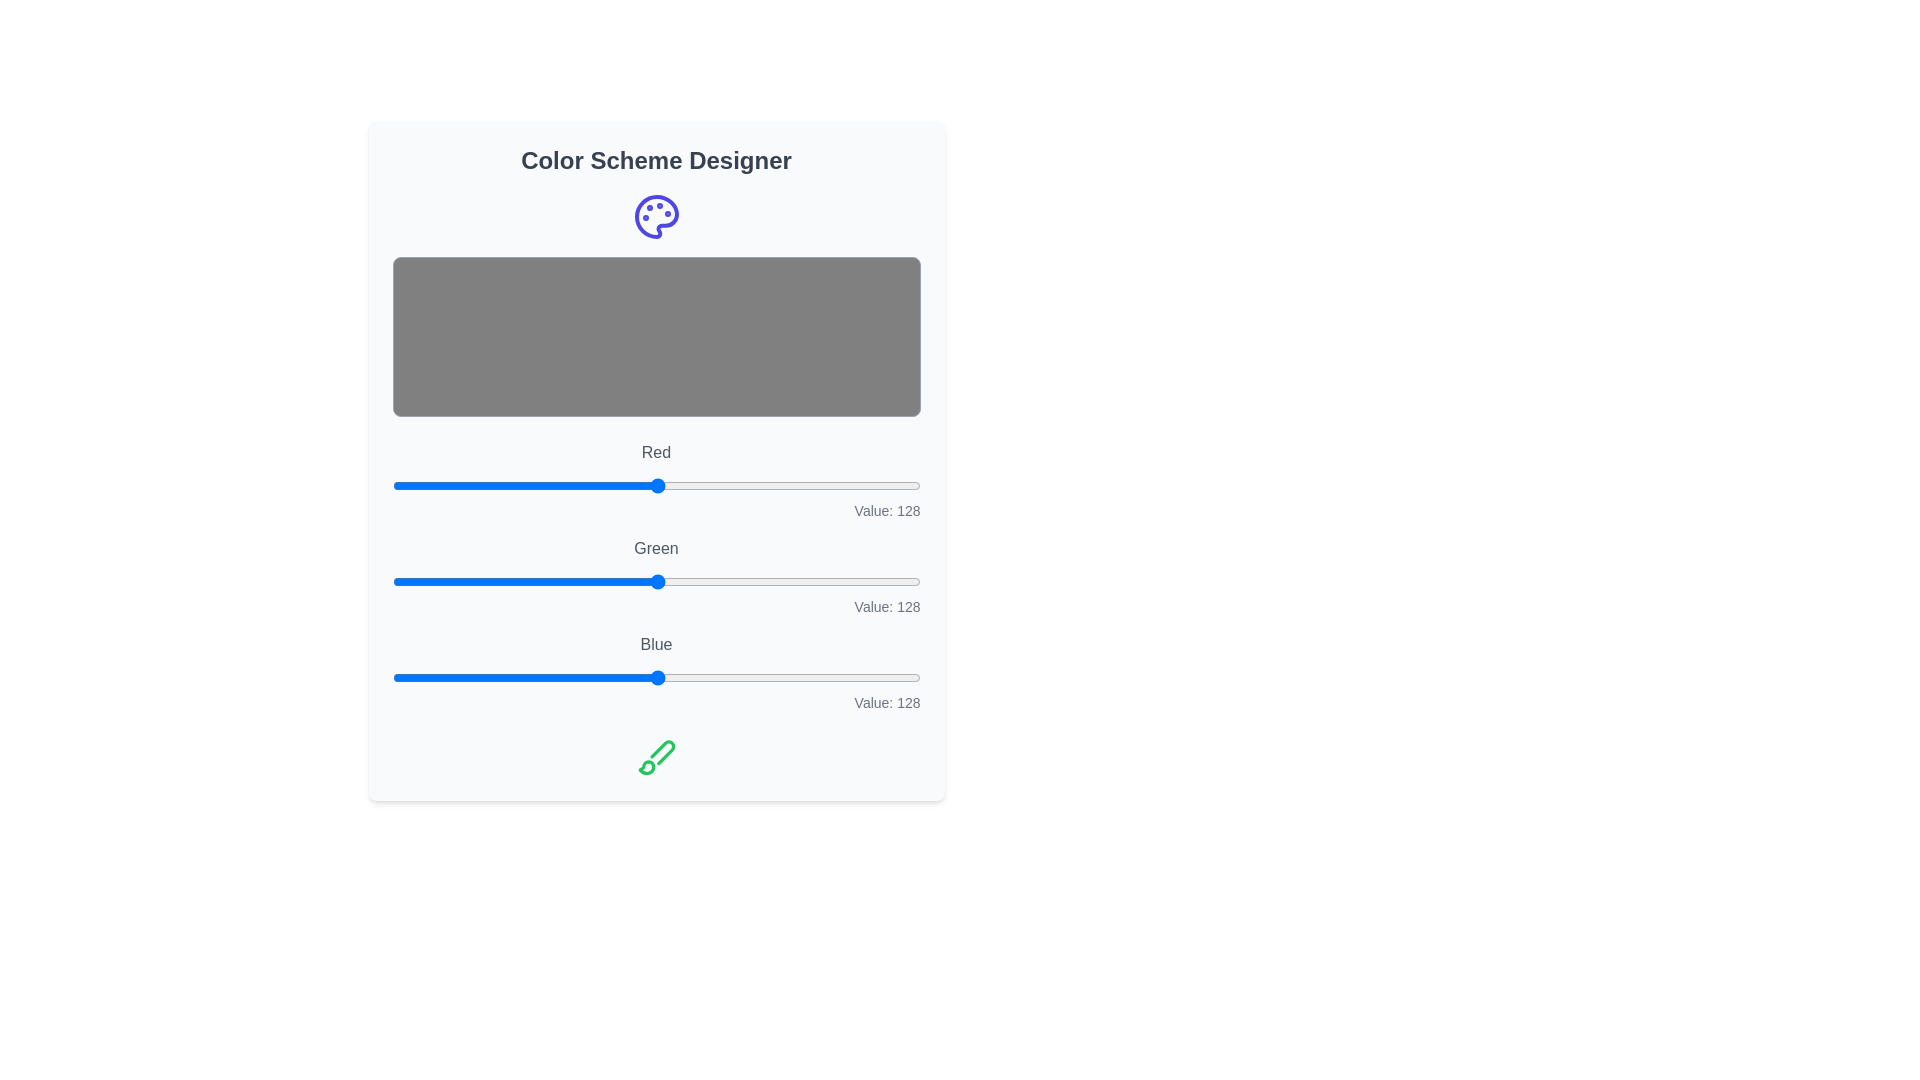 This screenshot has width=1920, height=1080. What do you see at coordinates (786, 582) in the screenshot?
I see `the slider` at bounding box center [786, 582].